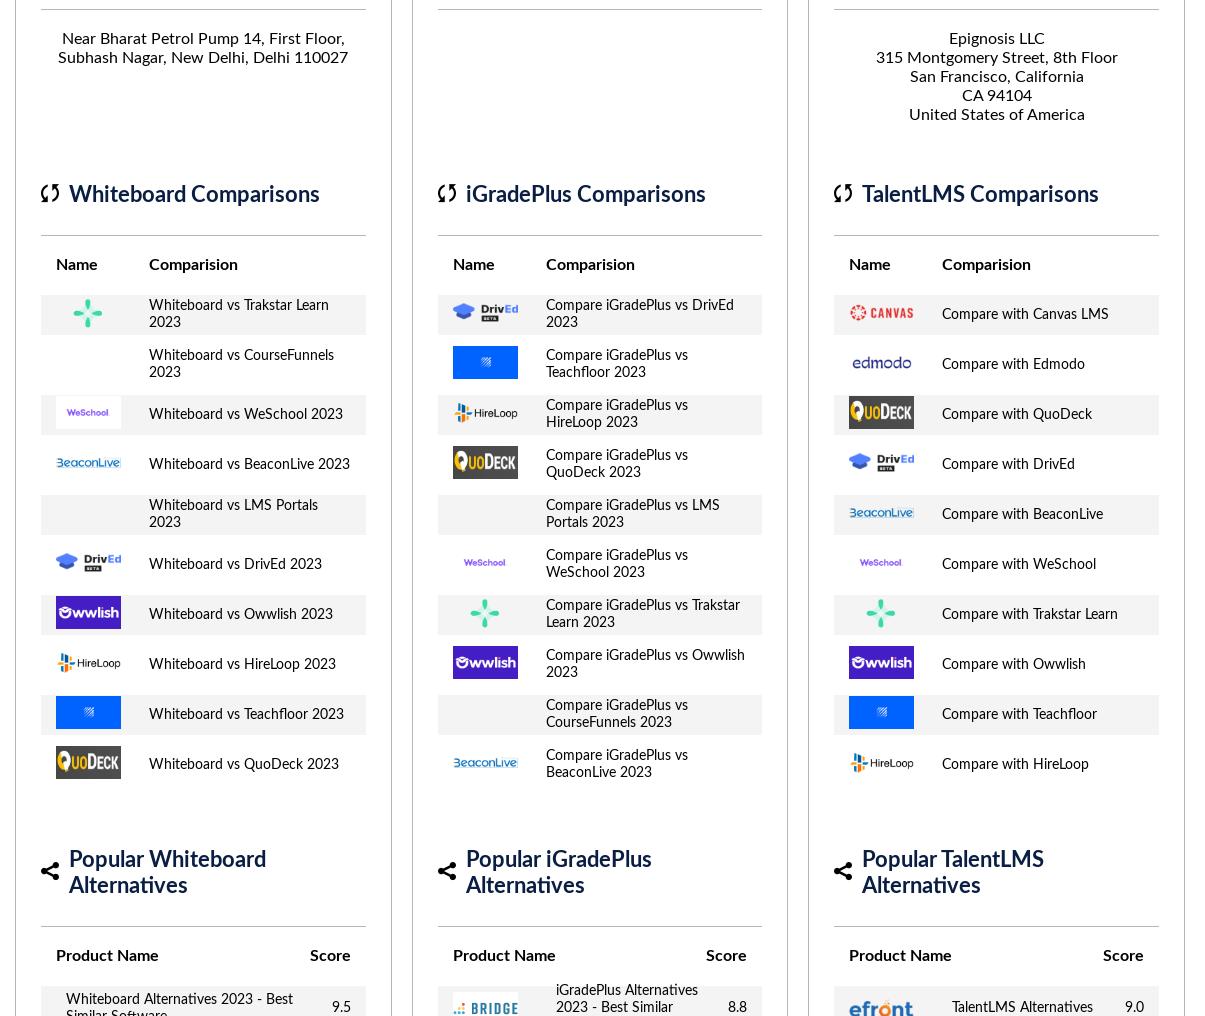 This screenshot has width=1205, height=1016. What do you see at coordinates (1025, 313) in the screenshot?
I see `'Compare with Canvas LMS'` at bounding box center [1025, 313].